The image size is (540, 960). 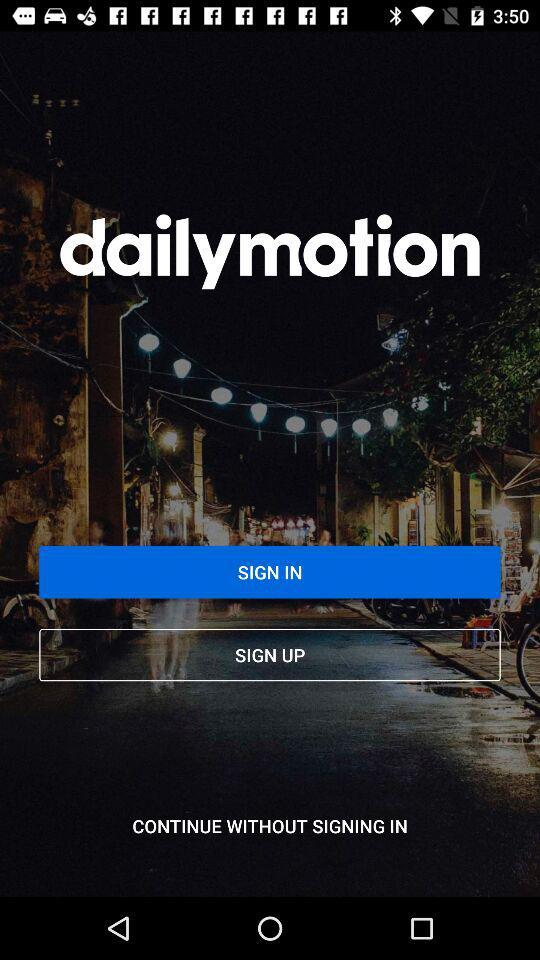 I want to click on sign in icon, so click(x=270, y=572).